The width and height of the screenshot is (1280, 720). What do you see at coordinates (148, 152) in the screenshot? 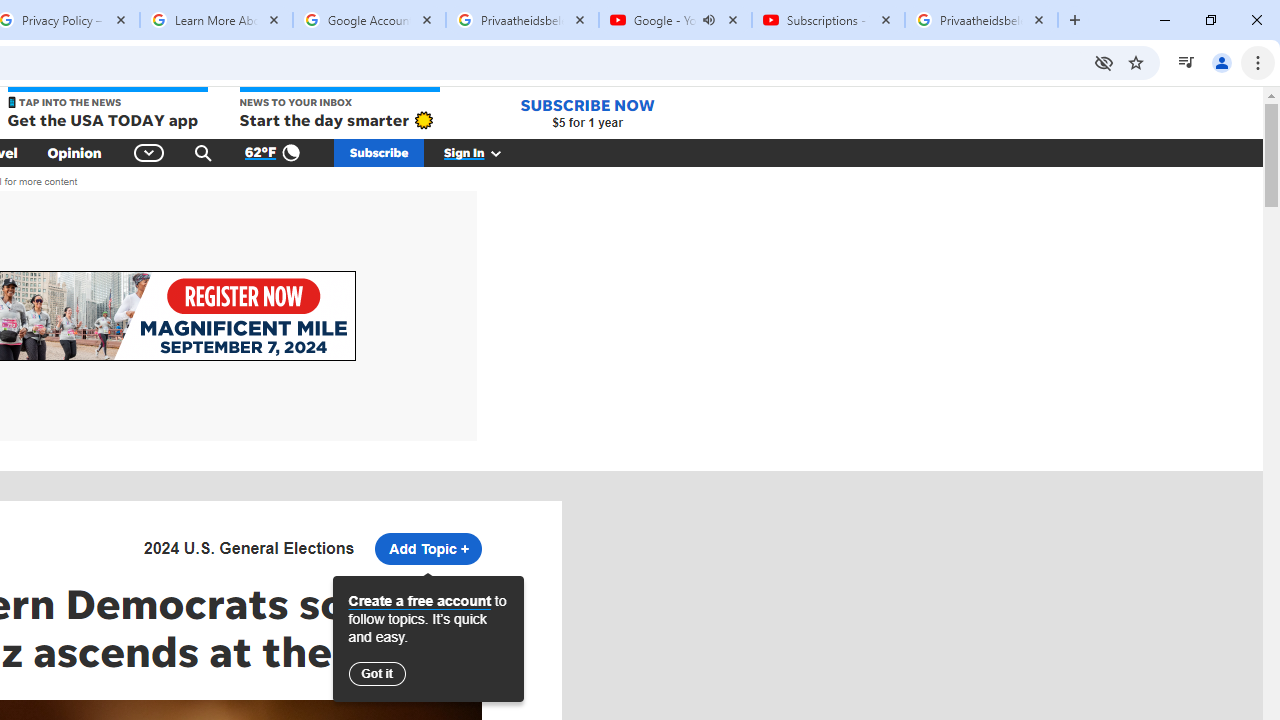
I see `'Global Navigation'` at bounding box center [148, 152].